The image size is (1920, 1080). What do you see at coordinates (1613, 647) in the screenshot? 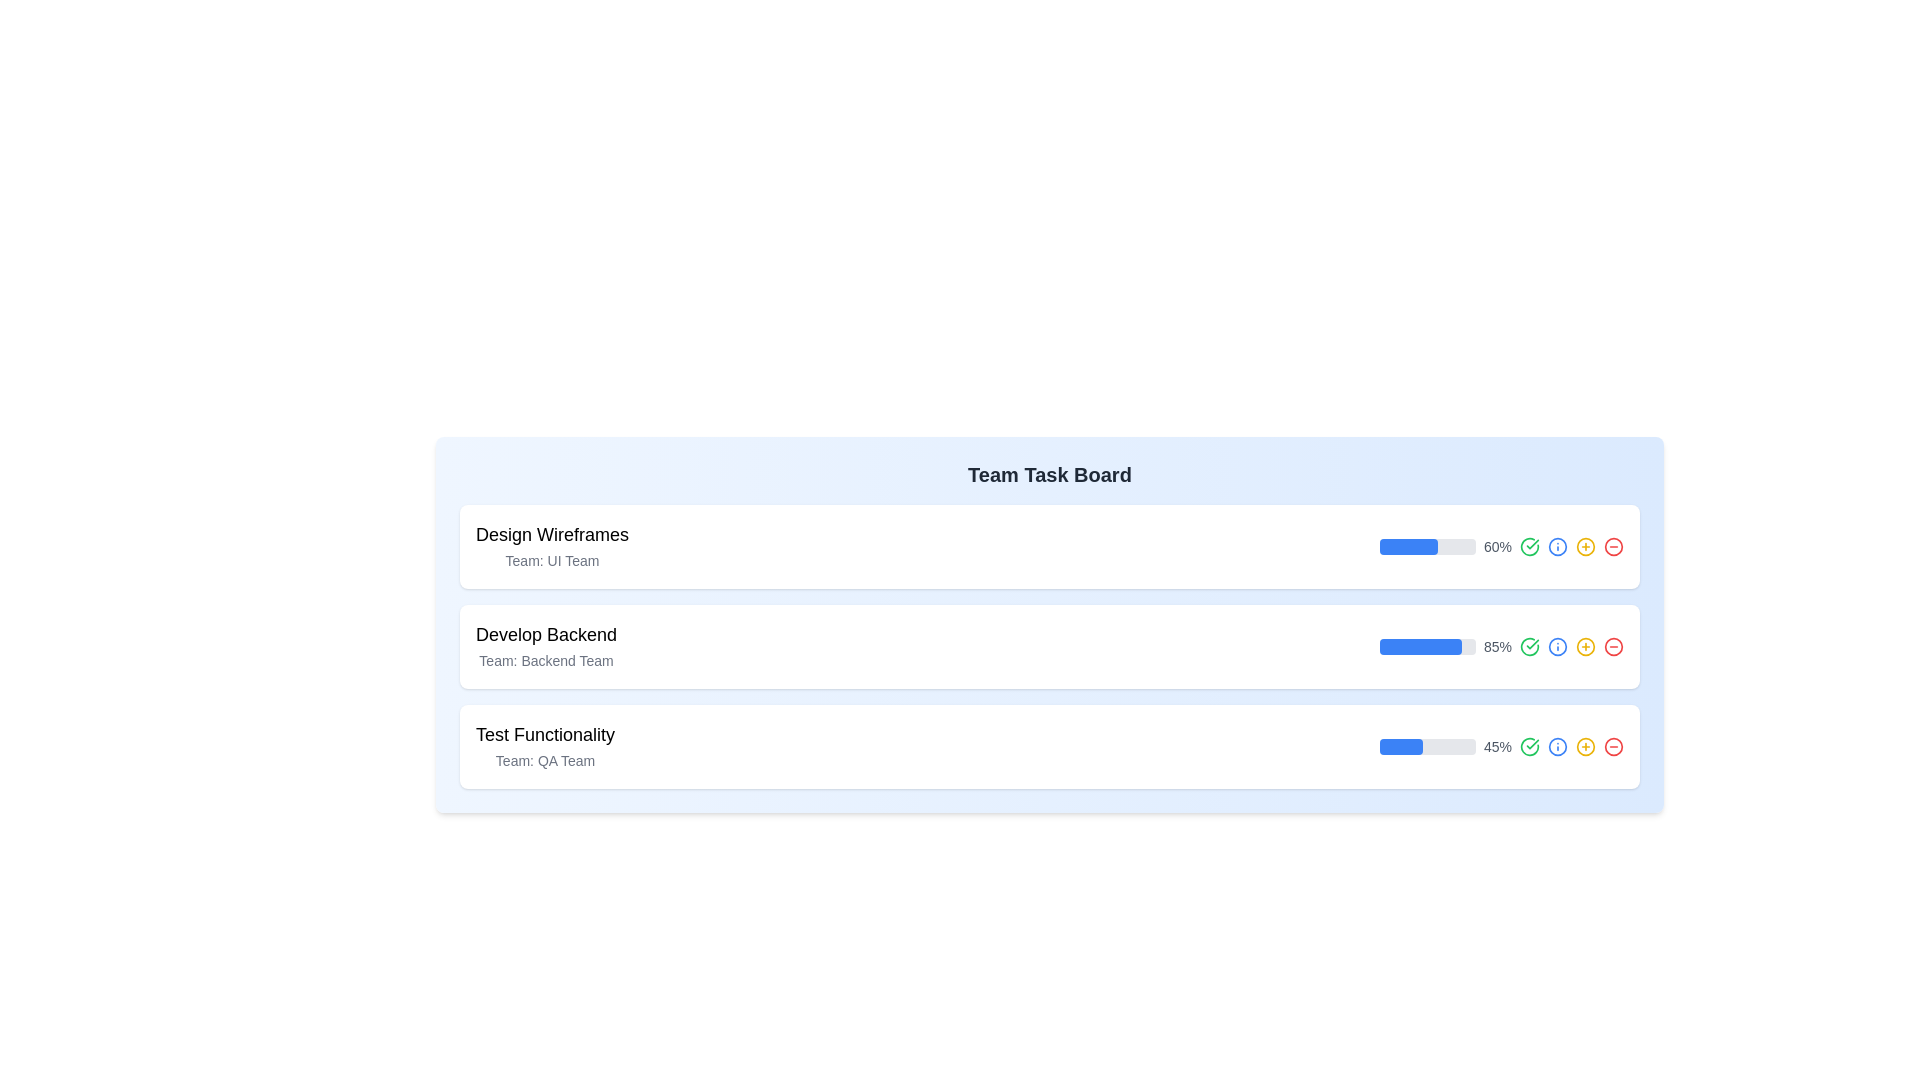
I see `the icon button located in the lower part of the center column, aligned with the '85%' progress bar` at bounding box center [1613, 647].